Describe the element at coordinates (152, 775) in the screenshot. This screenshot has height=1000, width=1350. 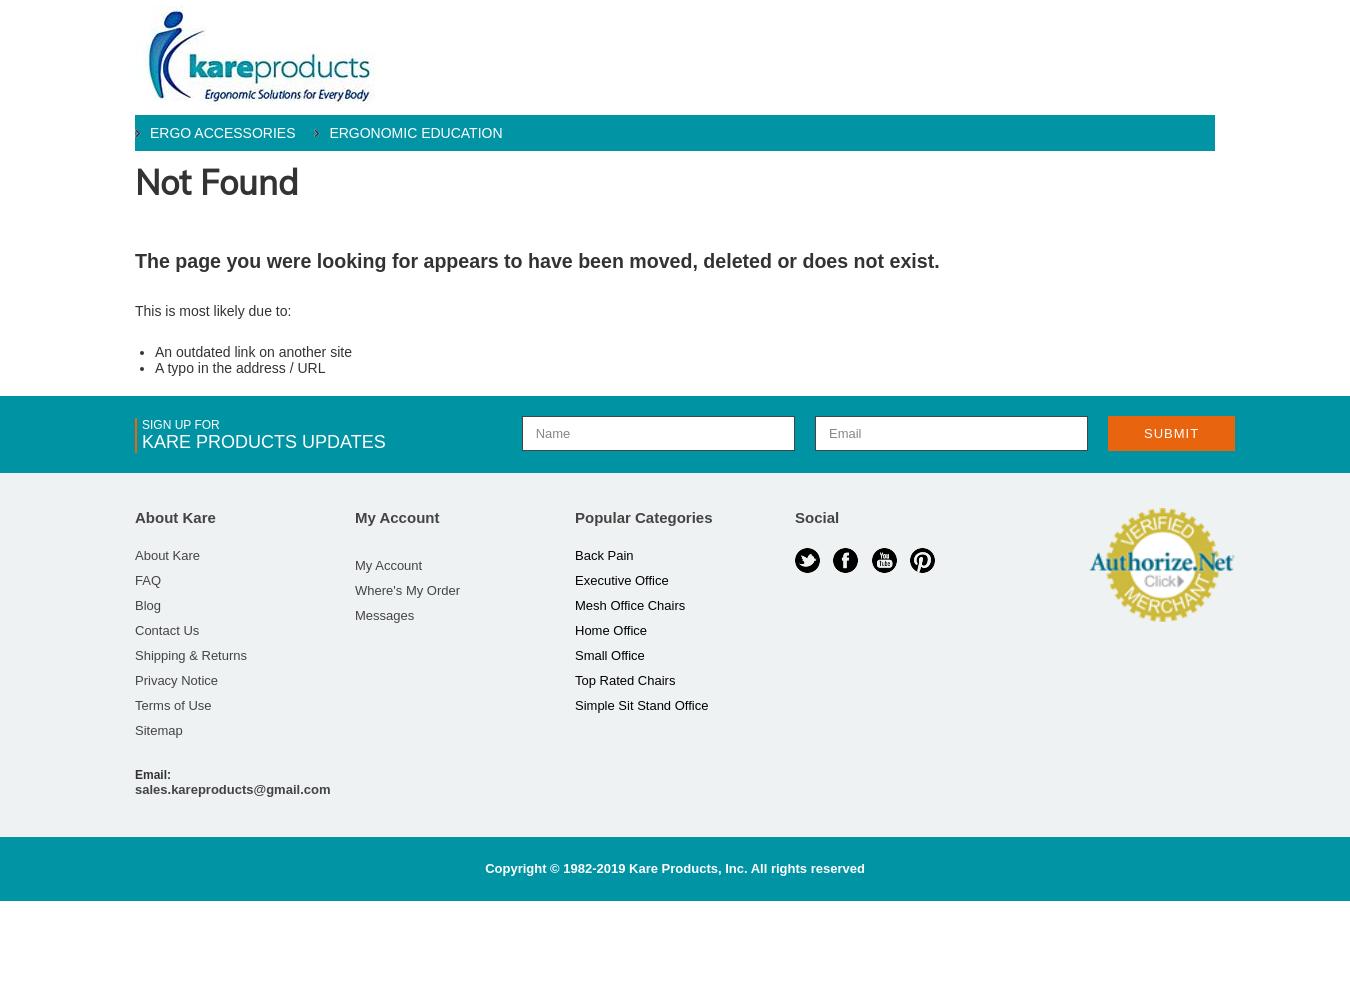
I see `'Email:'` at that location.